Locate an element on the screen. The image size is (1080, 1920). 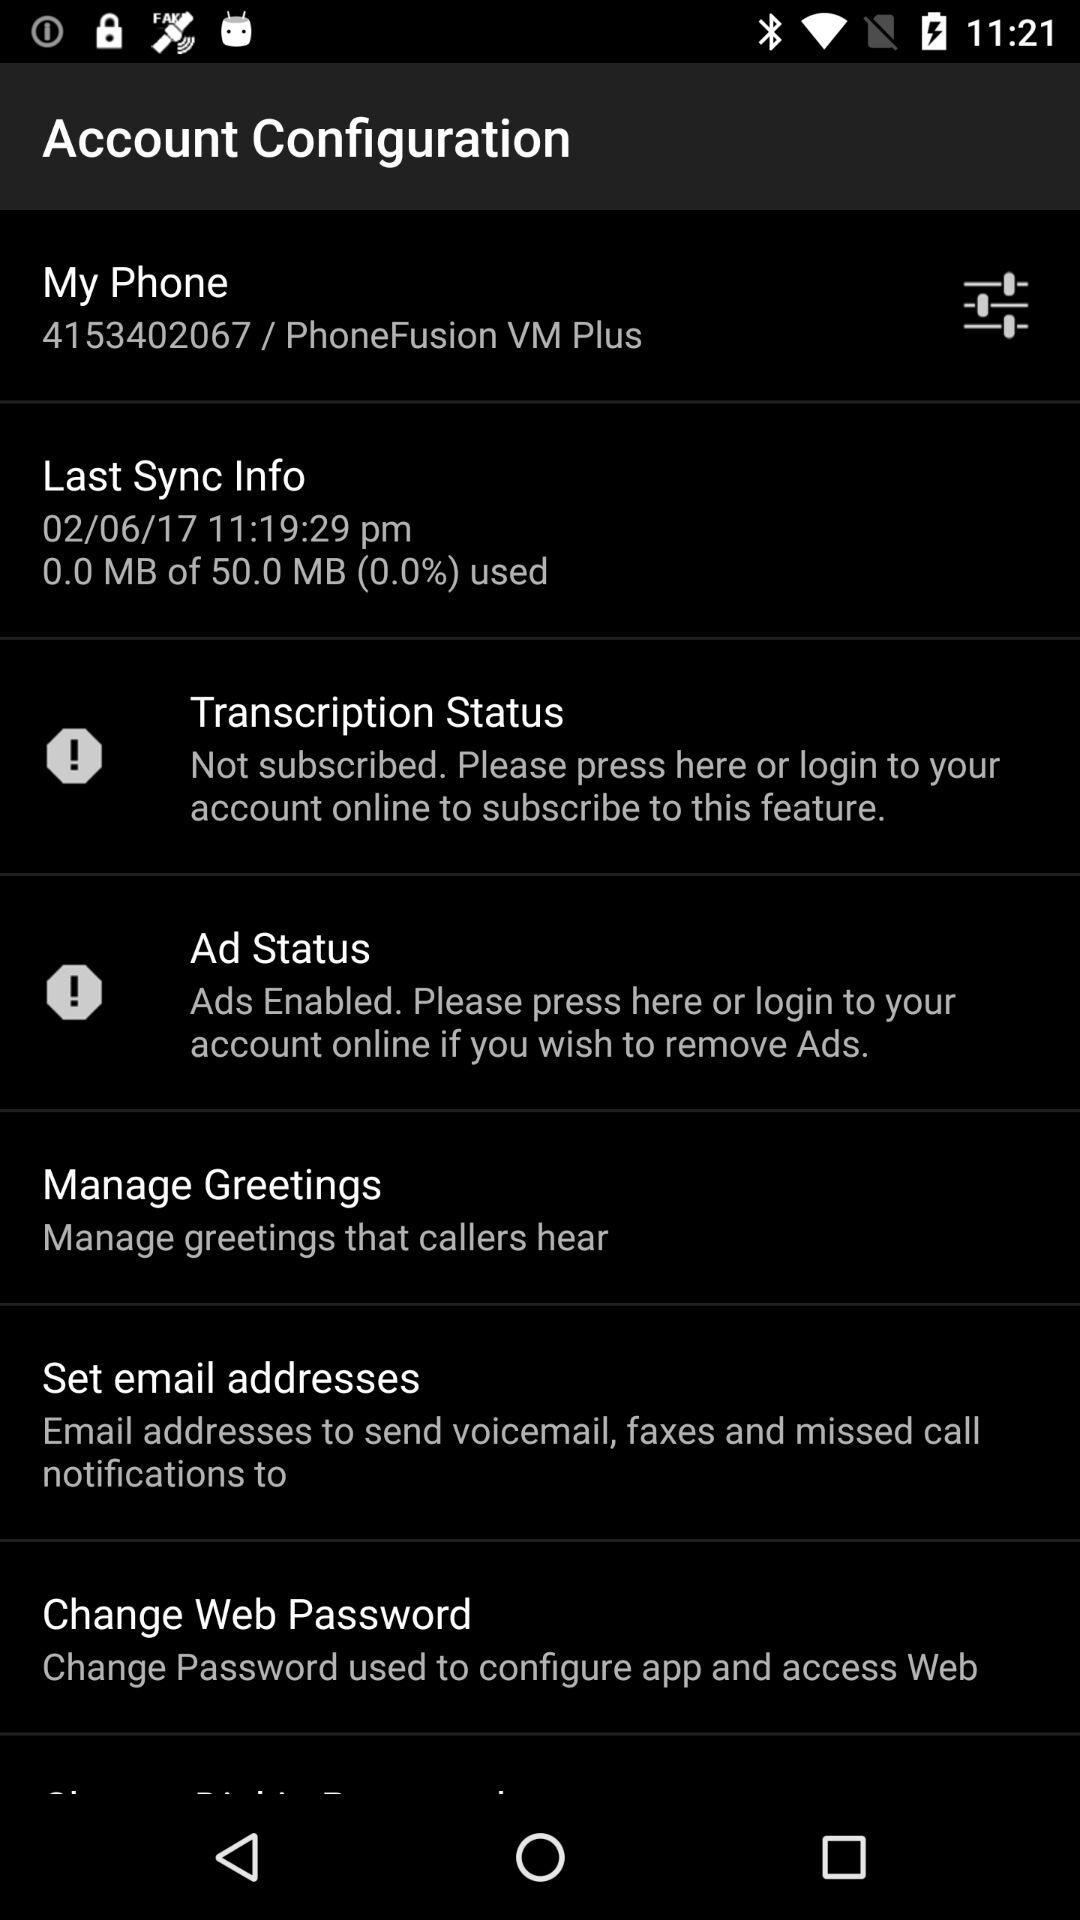
my phone item is located at coordinates (135, 279).